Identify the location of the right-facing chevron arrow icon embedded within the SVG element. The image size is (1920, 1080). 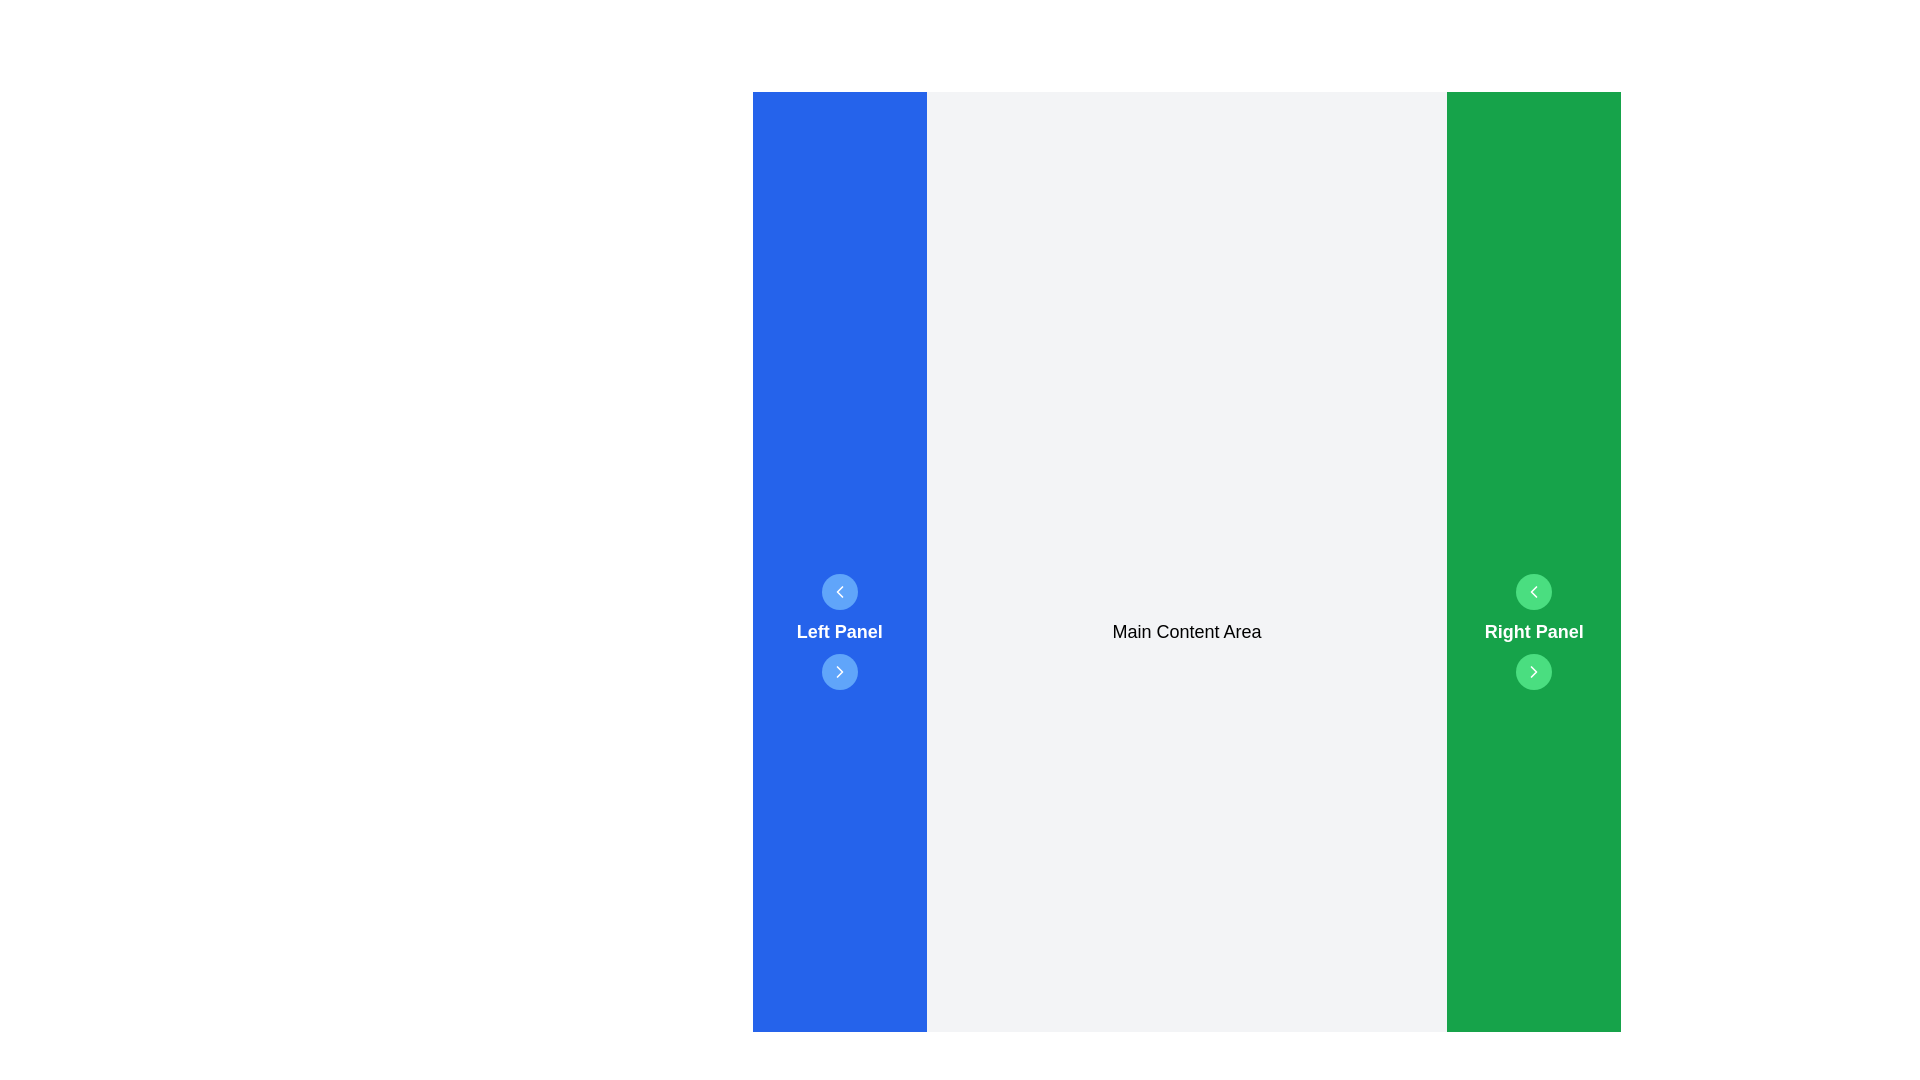
(839, 671).